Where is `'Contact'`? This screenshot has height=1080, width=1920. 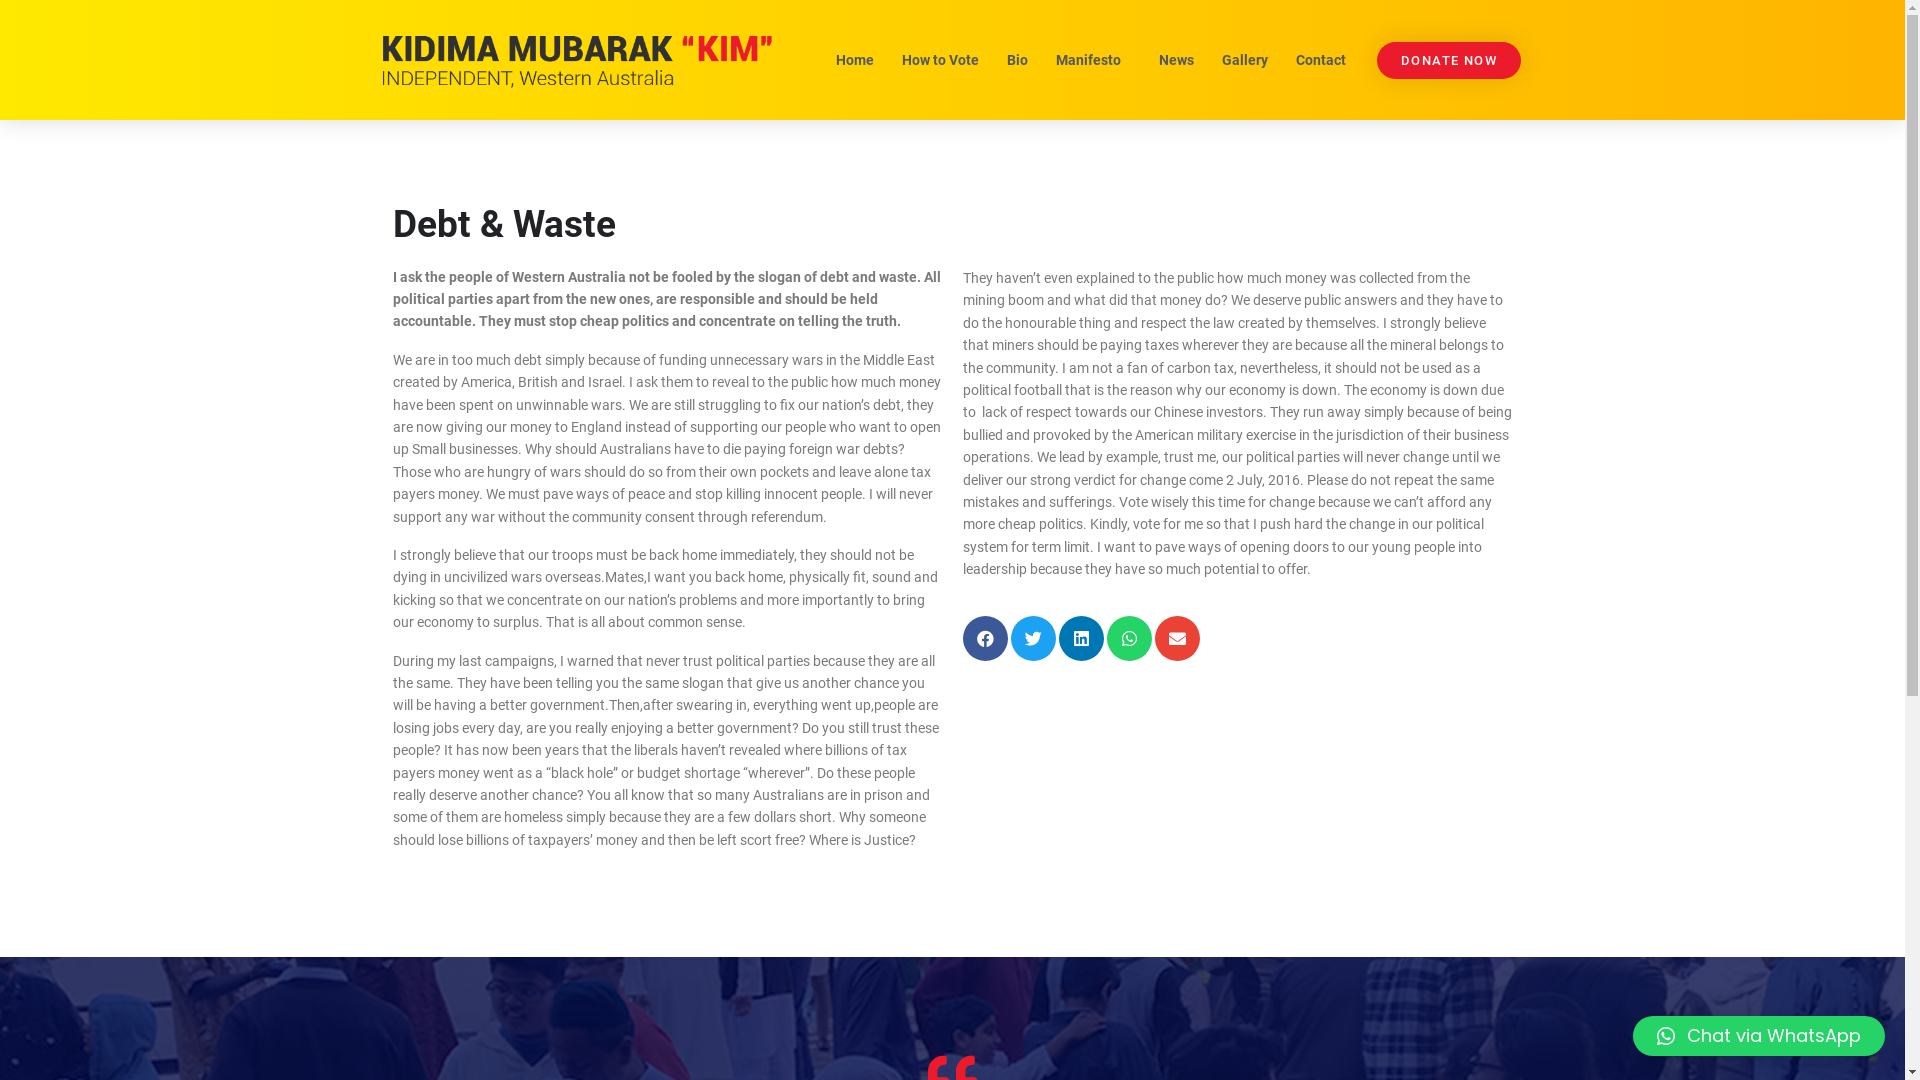
'Contact' is located at coordinates (1283, 59).